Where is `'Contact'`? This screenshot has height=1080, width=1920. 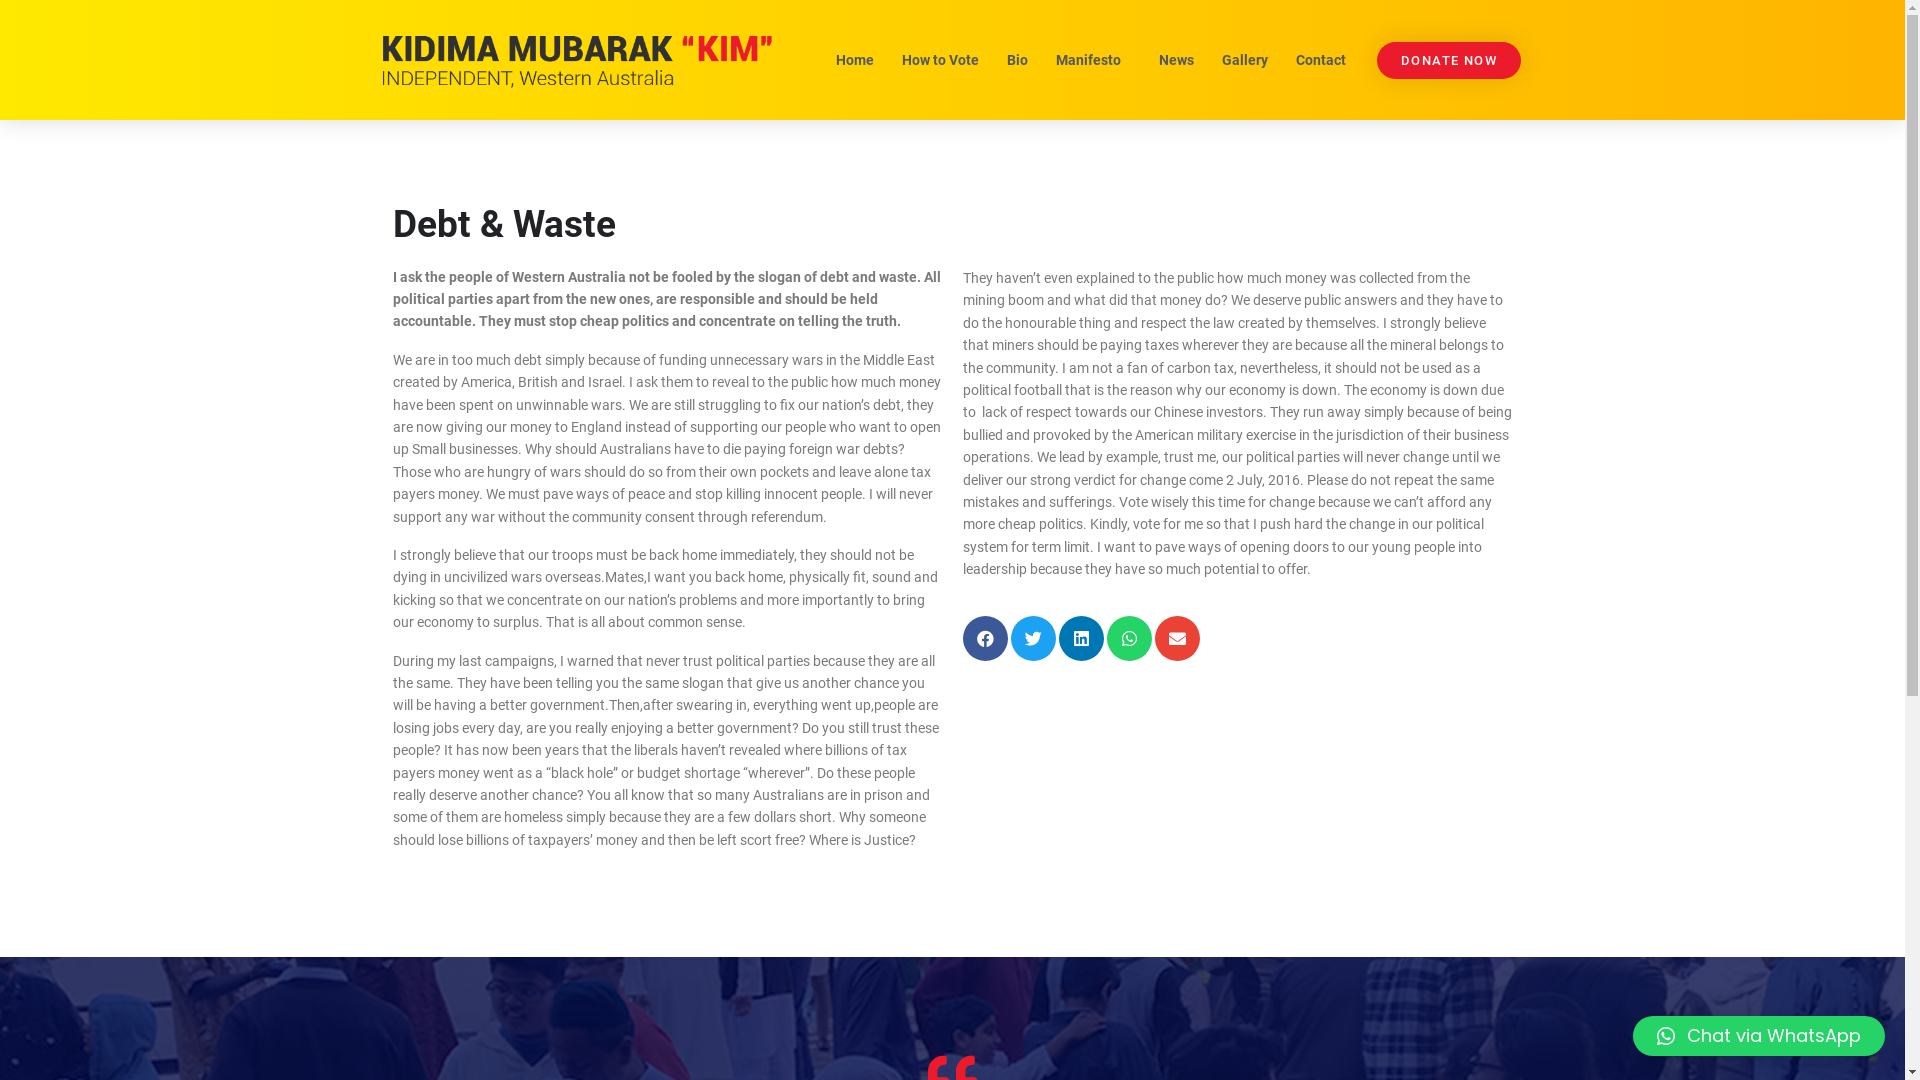
'Contact' is located at coordinates (1283, 59).